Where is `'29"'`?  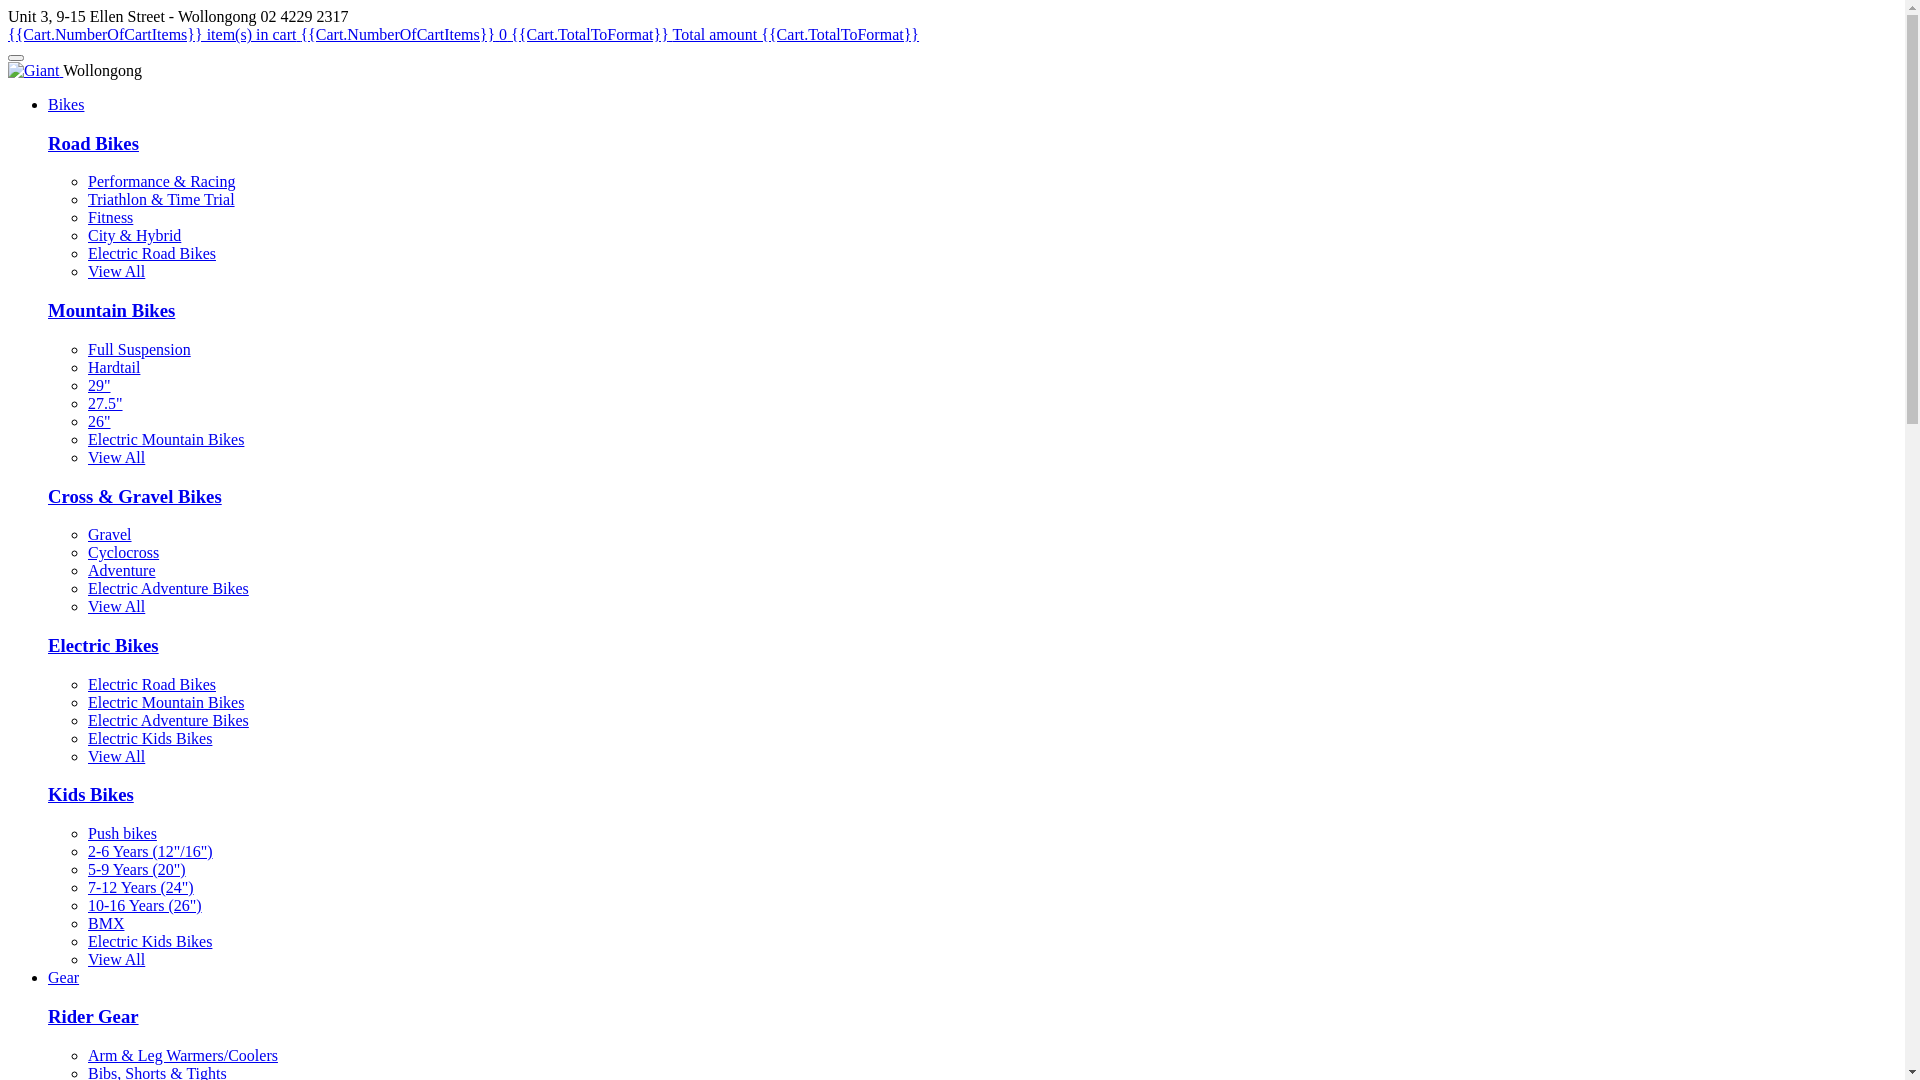 '29"' is located at coordinates (98, 385).